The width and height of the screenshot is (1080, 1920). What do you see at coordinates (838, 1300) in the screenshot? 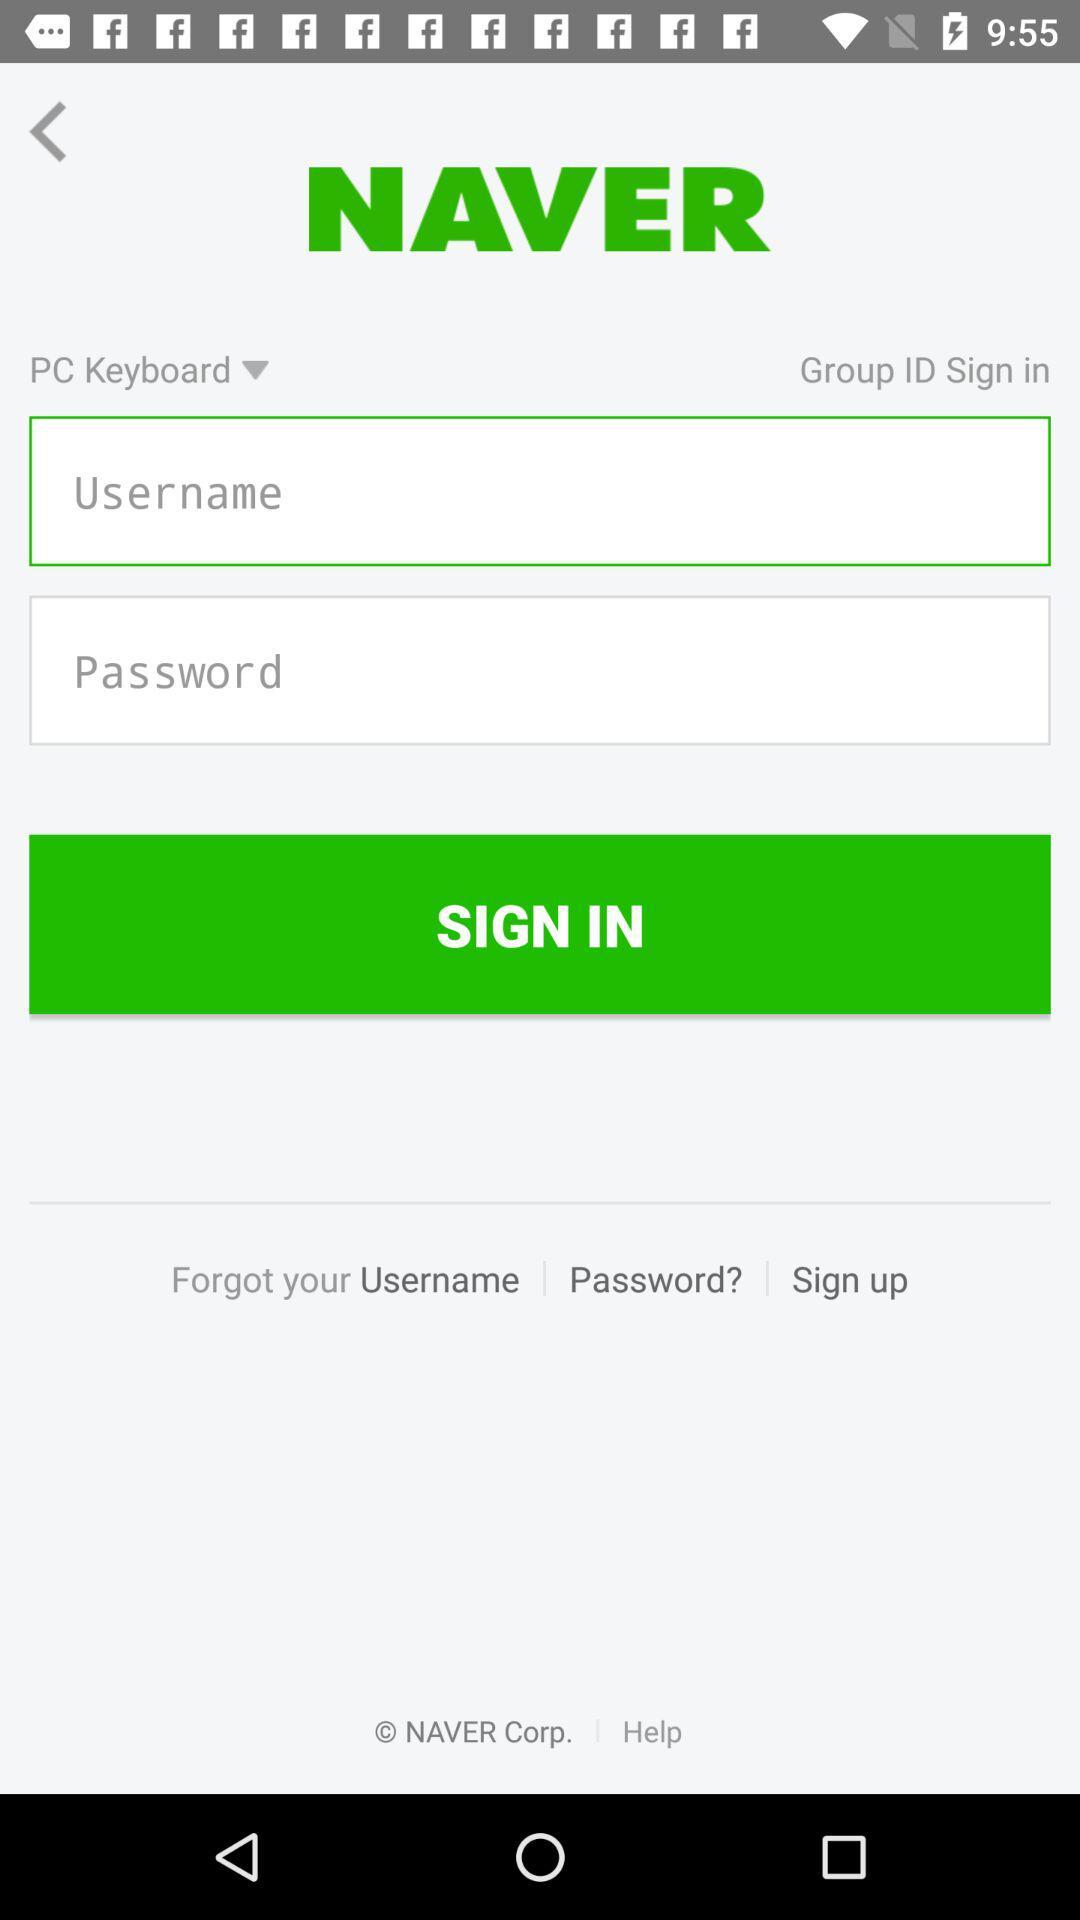
I see `sign up at the bottom right corner` at bounding box center [838, 1300].